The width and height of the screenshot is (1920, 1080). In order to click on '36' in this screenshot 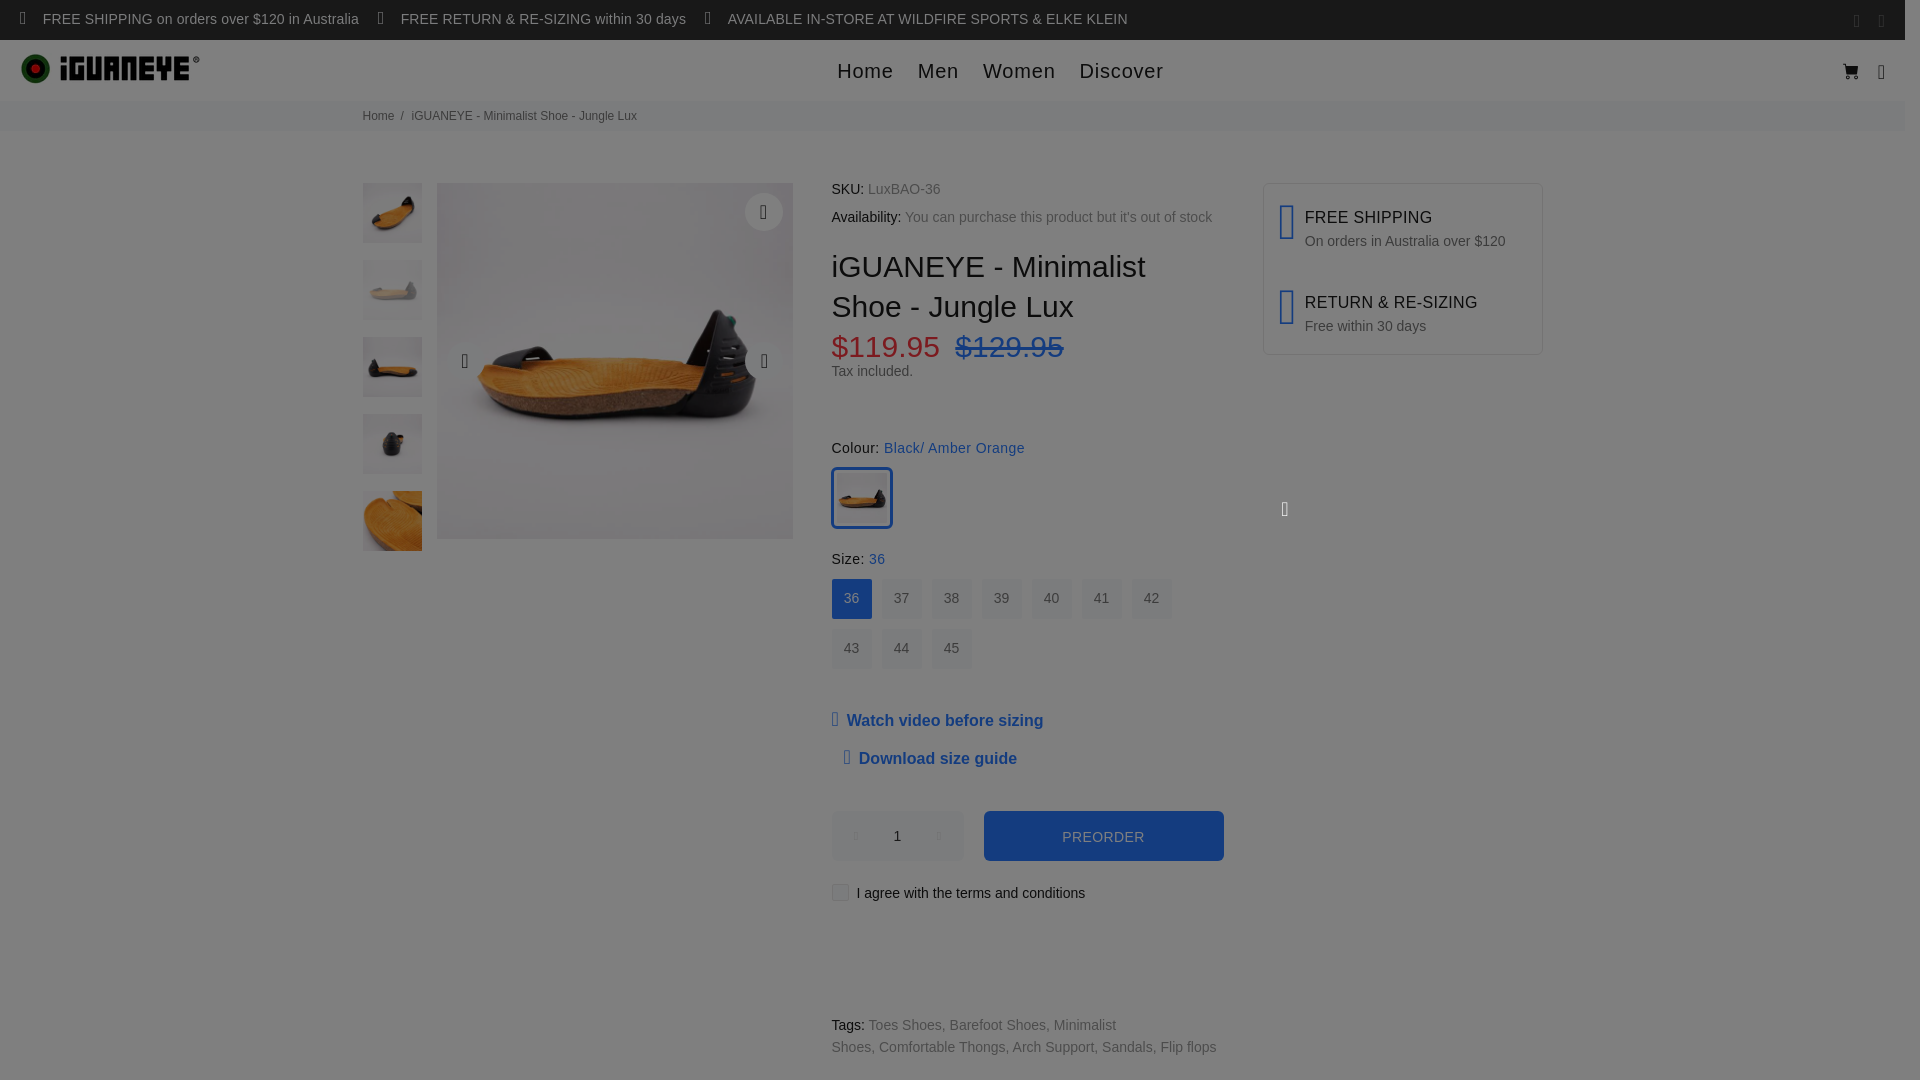, I will do `click(831, 597)`.